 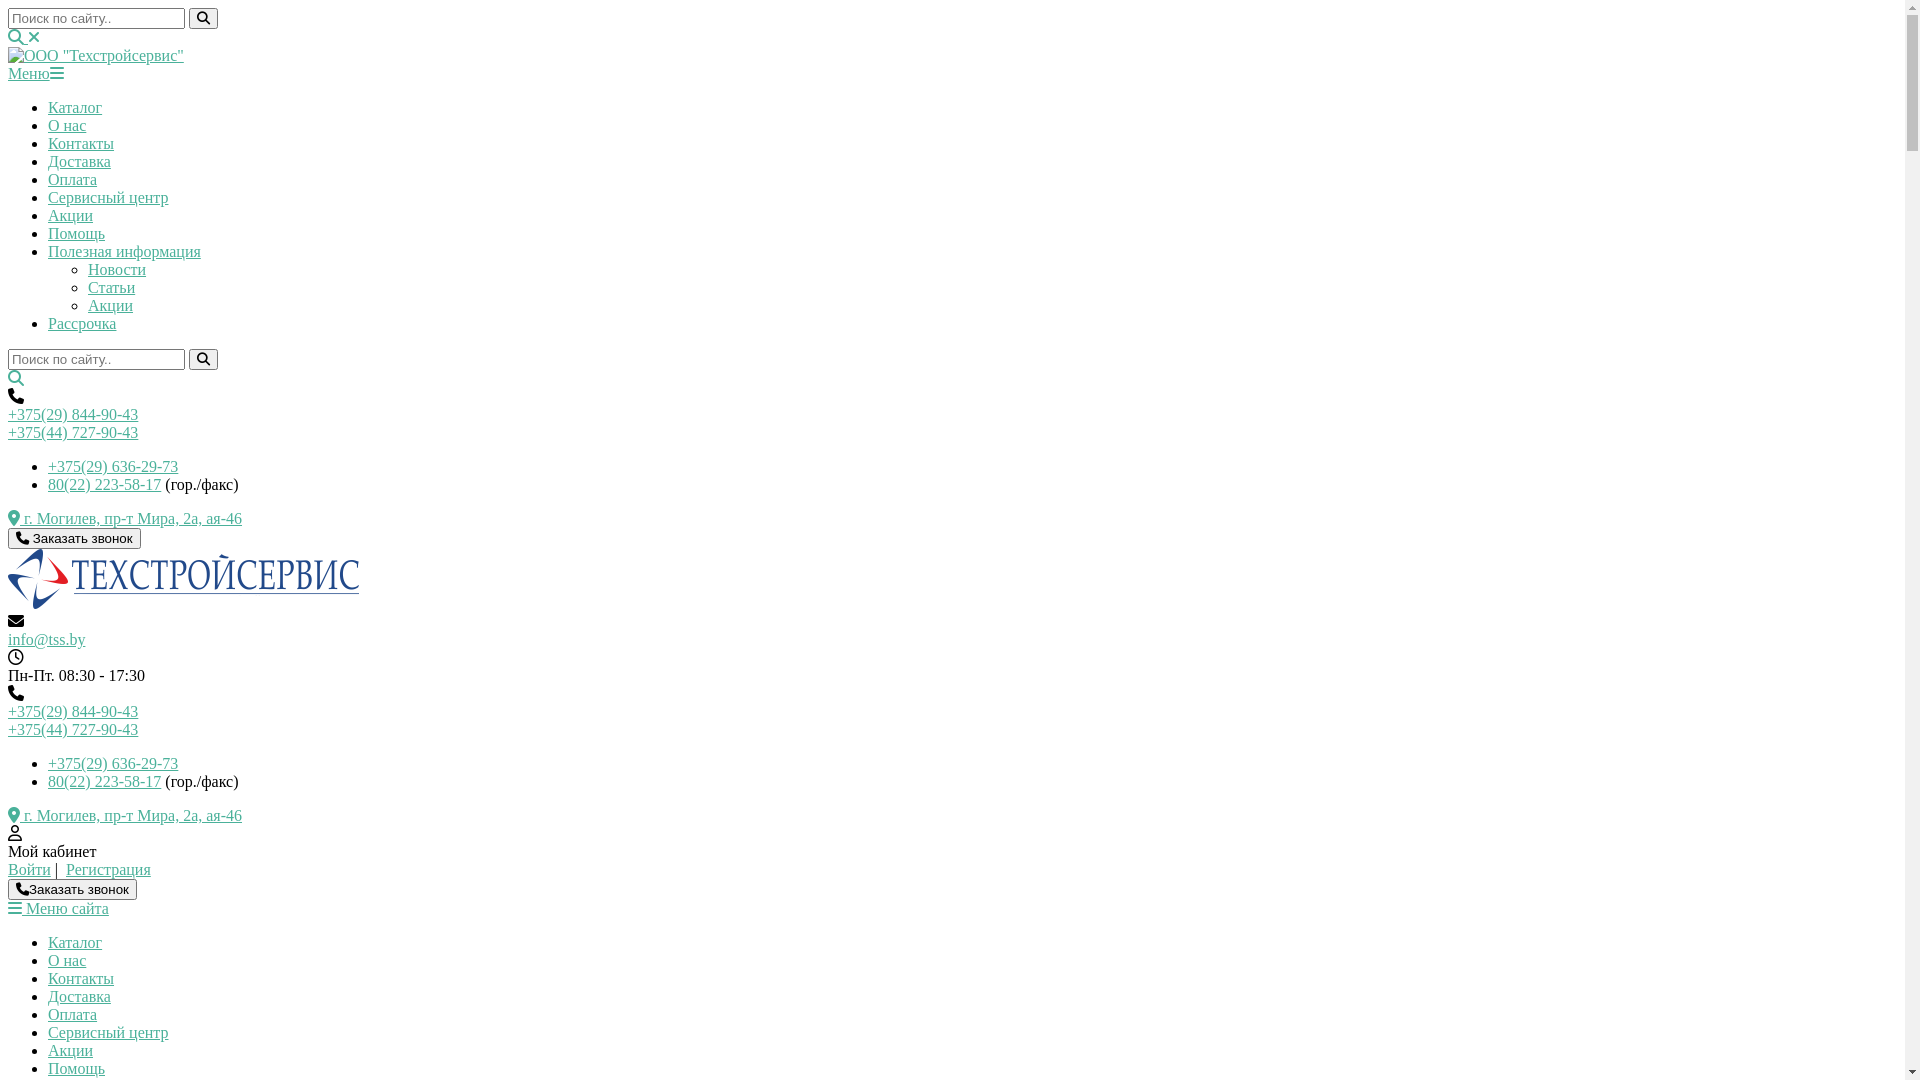 I want to click on '+375(29) 844-90-43', so click(x=72, y=413).